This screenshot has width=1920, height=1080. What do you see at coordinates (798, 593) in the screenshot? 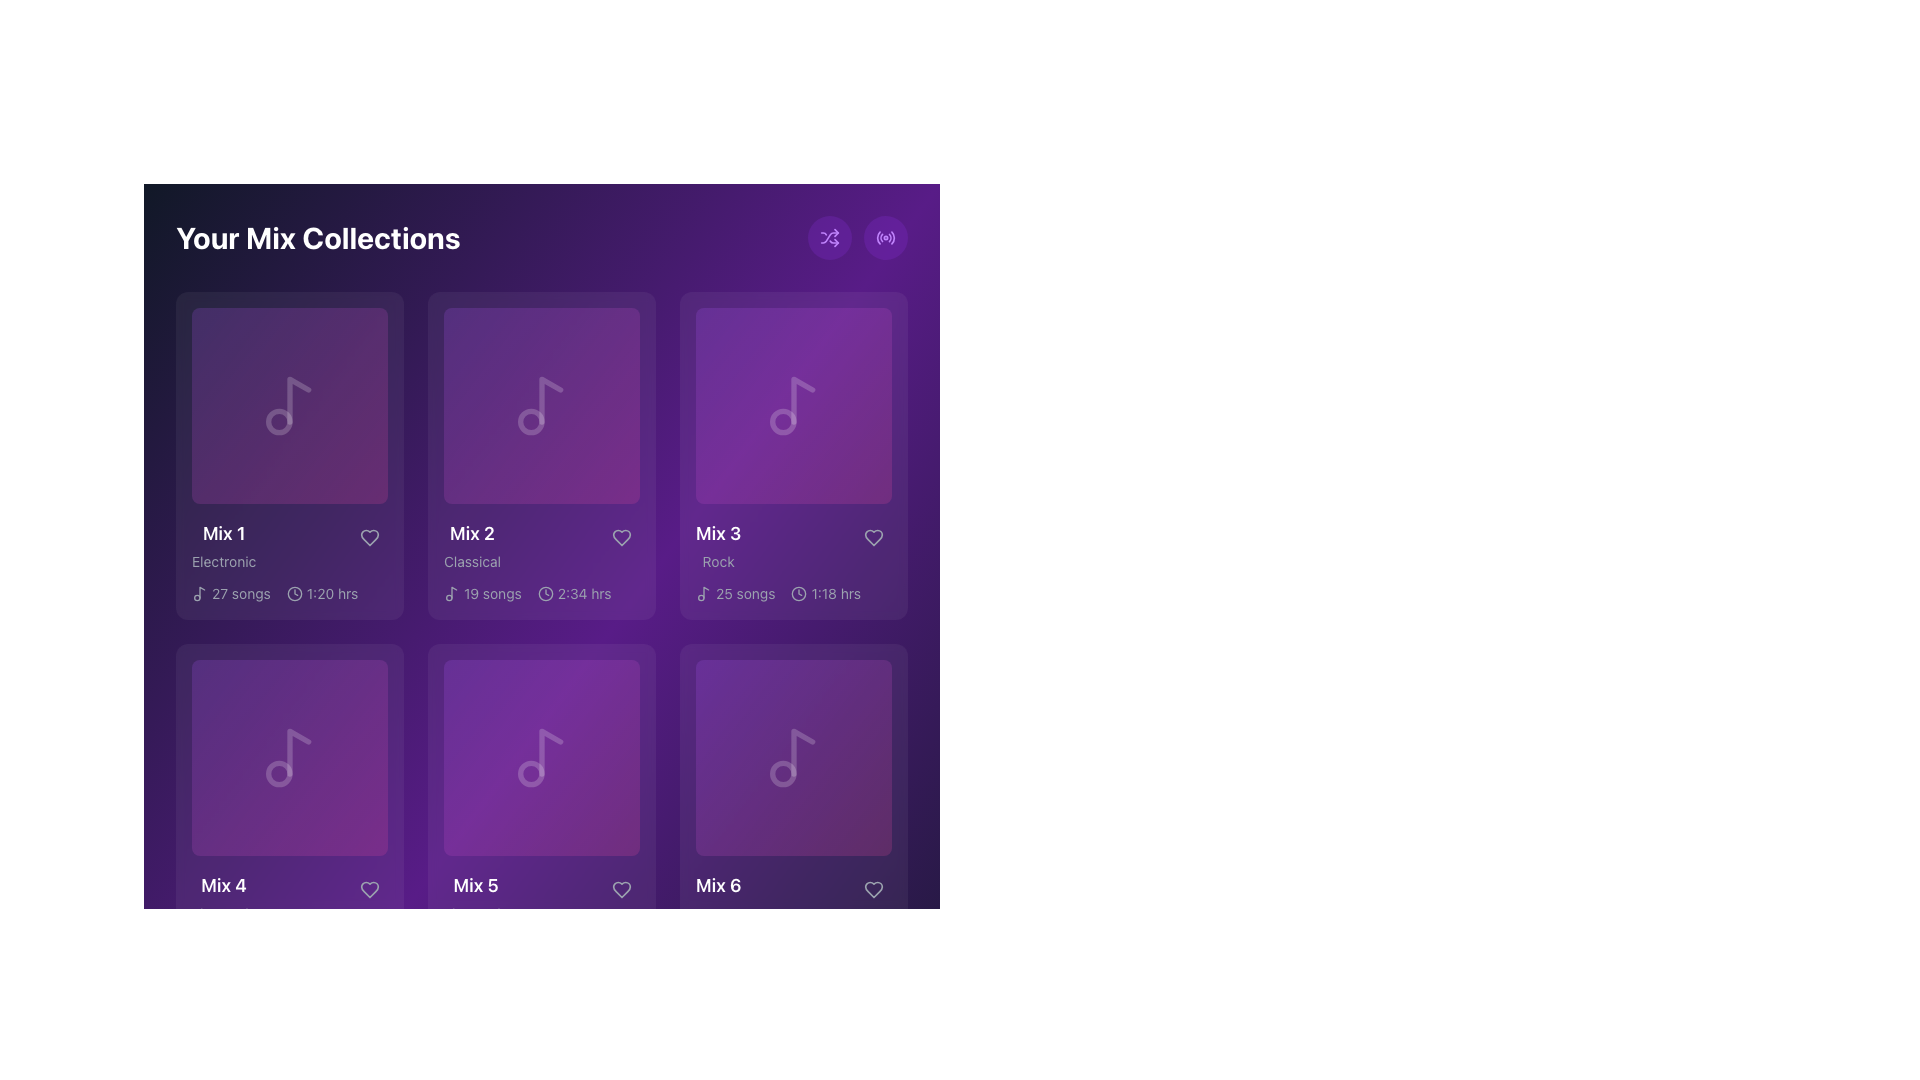
I see `the circular background of the clock icon, which is part of the 'Mix 3' card in the interface` at bounding box center [798, 593].